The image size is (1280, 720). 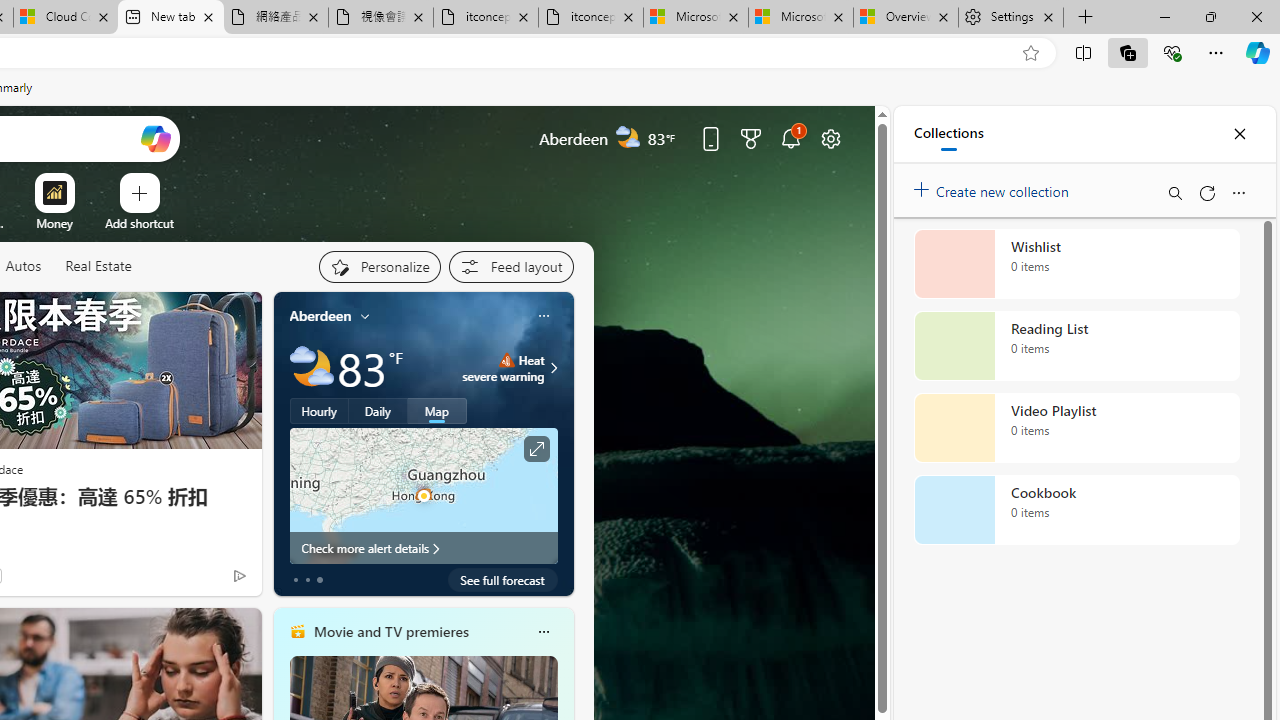 I want to click on 'Class: weather-arrow-glyph', so click(x=554, y=367).